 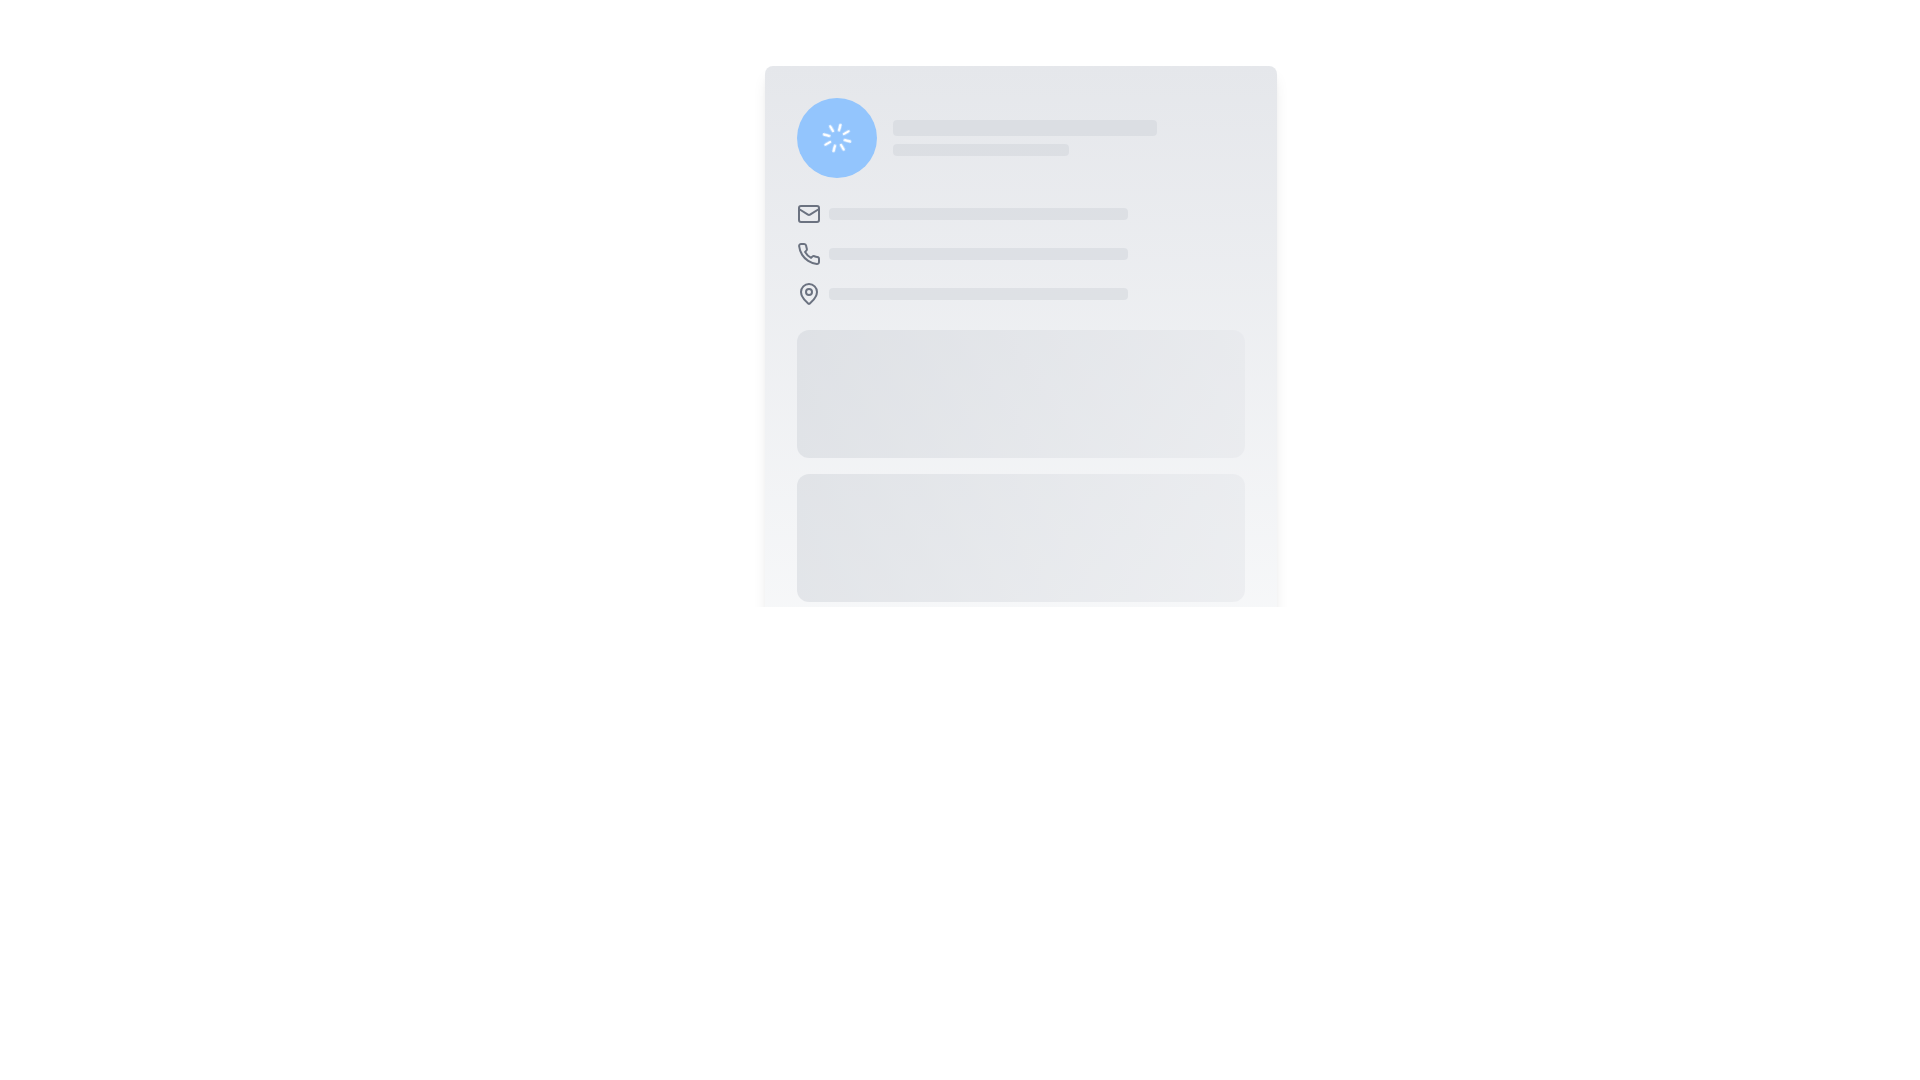 I want to click on the map pin icon, which serves as a location marker and is the leftmost element in a horizontal arrangement, so click(x=808, y=293).